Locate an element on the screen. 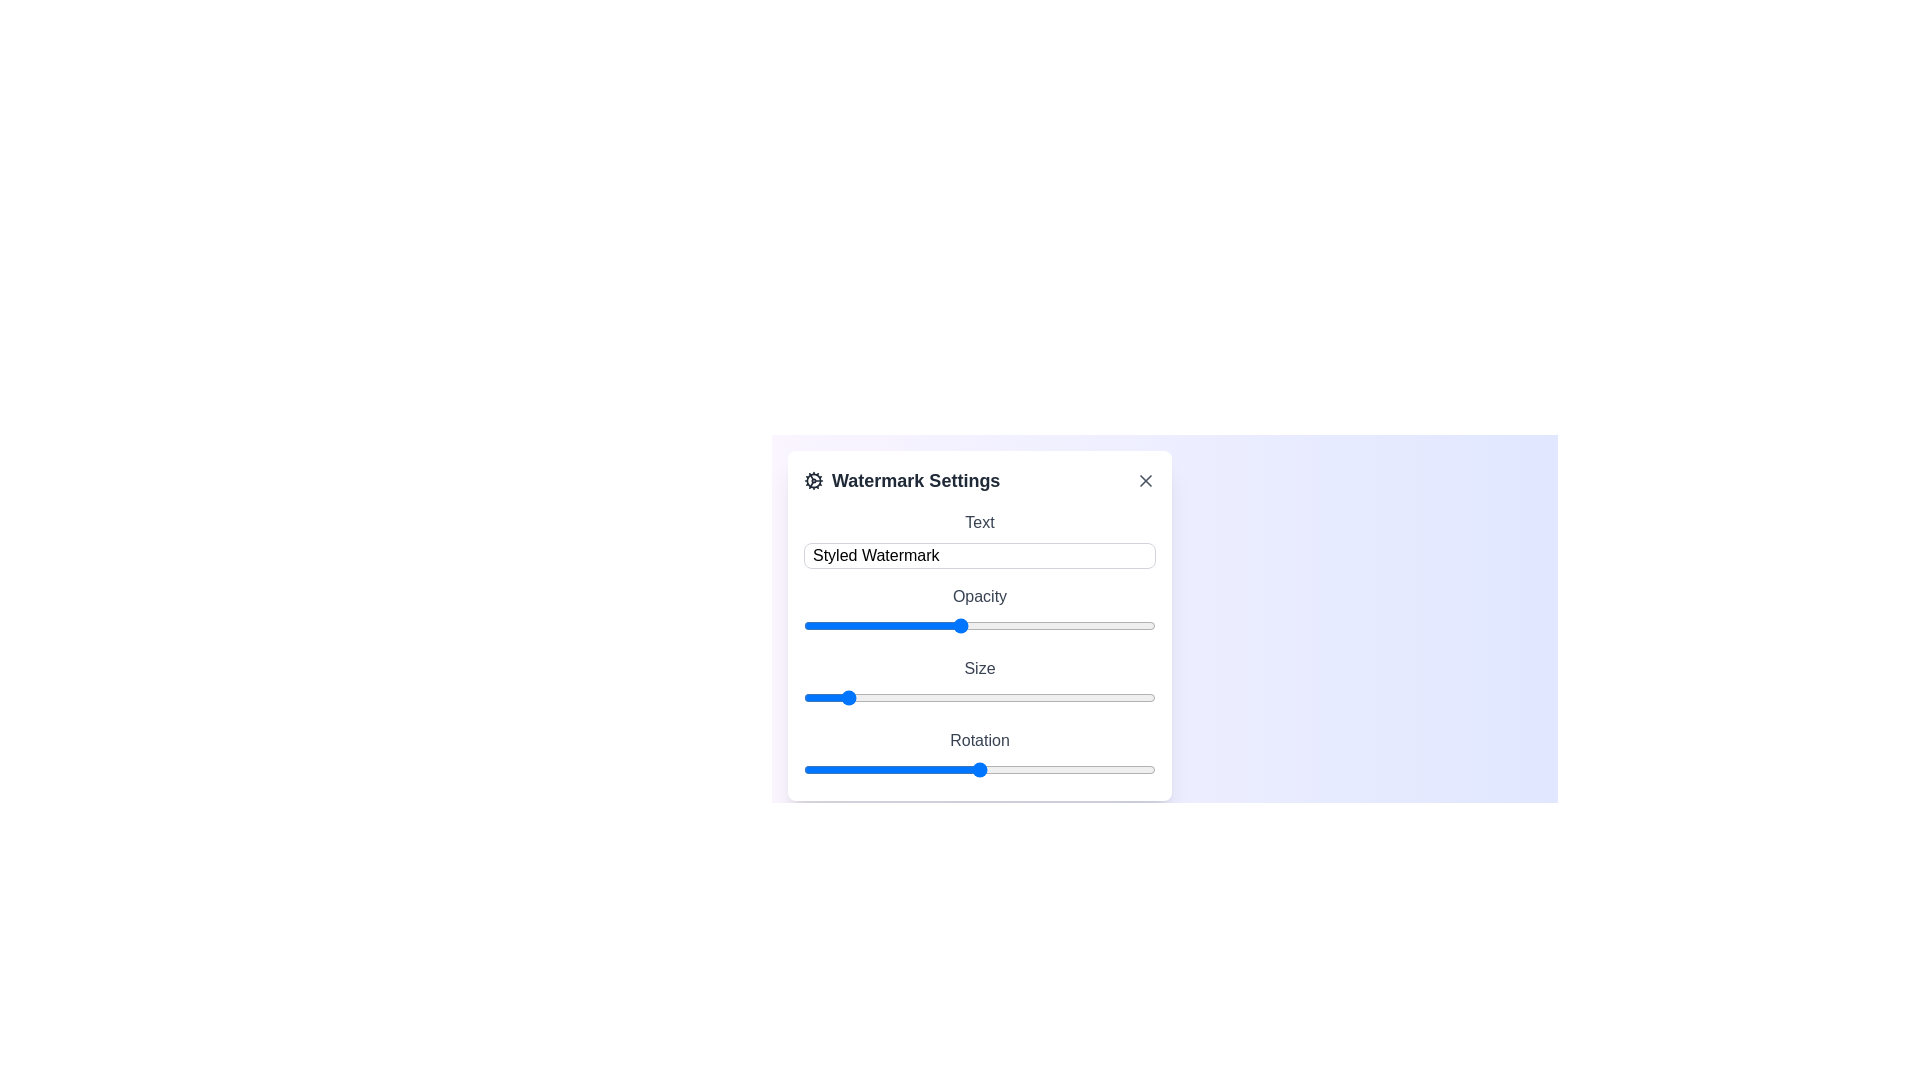 The height and width of the screenshot is (1080, 1920). the size is located at coordinates (979, 697).